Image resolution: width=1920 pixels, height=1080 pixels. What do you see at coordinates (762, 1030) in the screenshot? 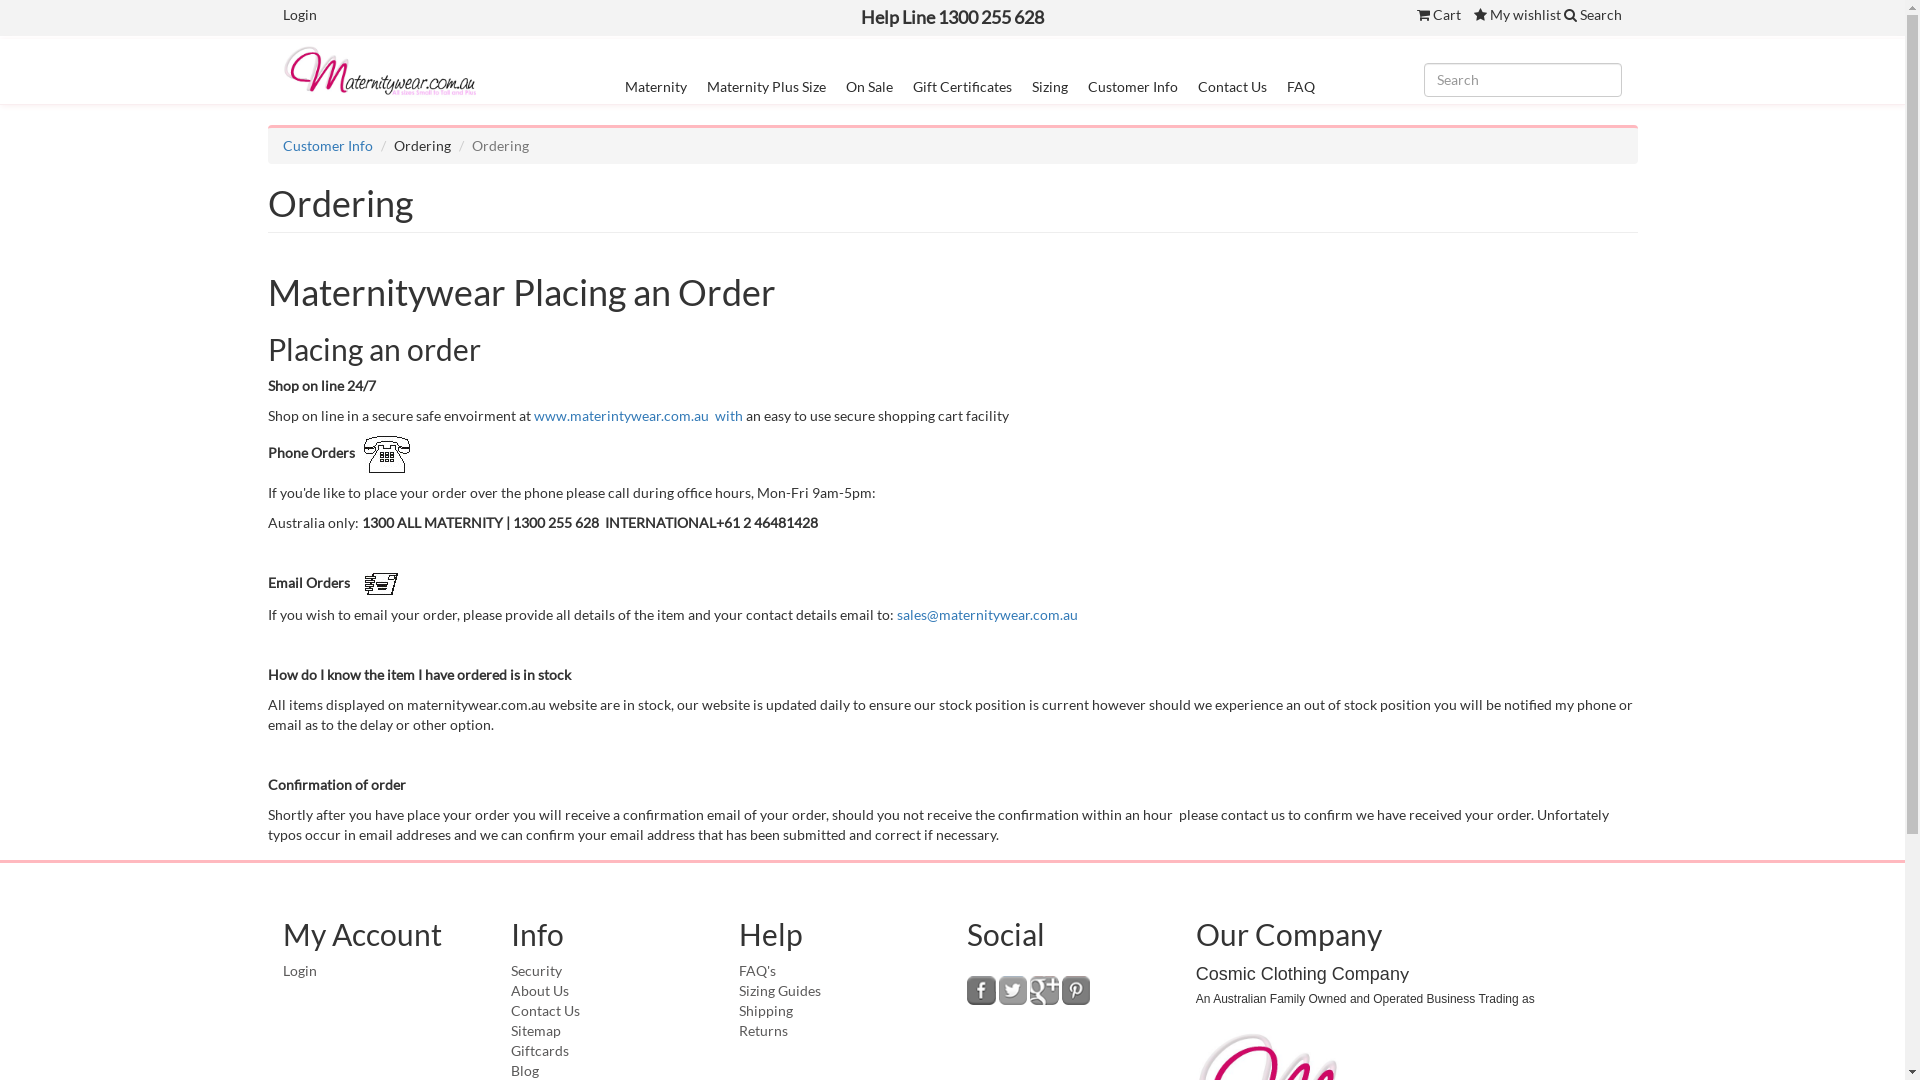
I see `'Returns'` at bounding box center [762, 1030].